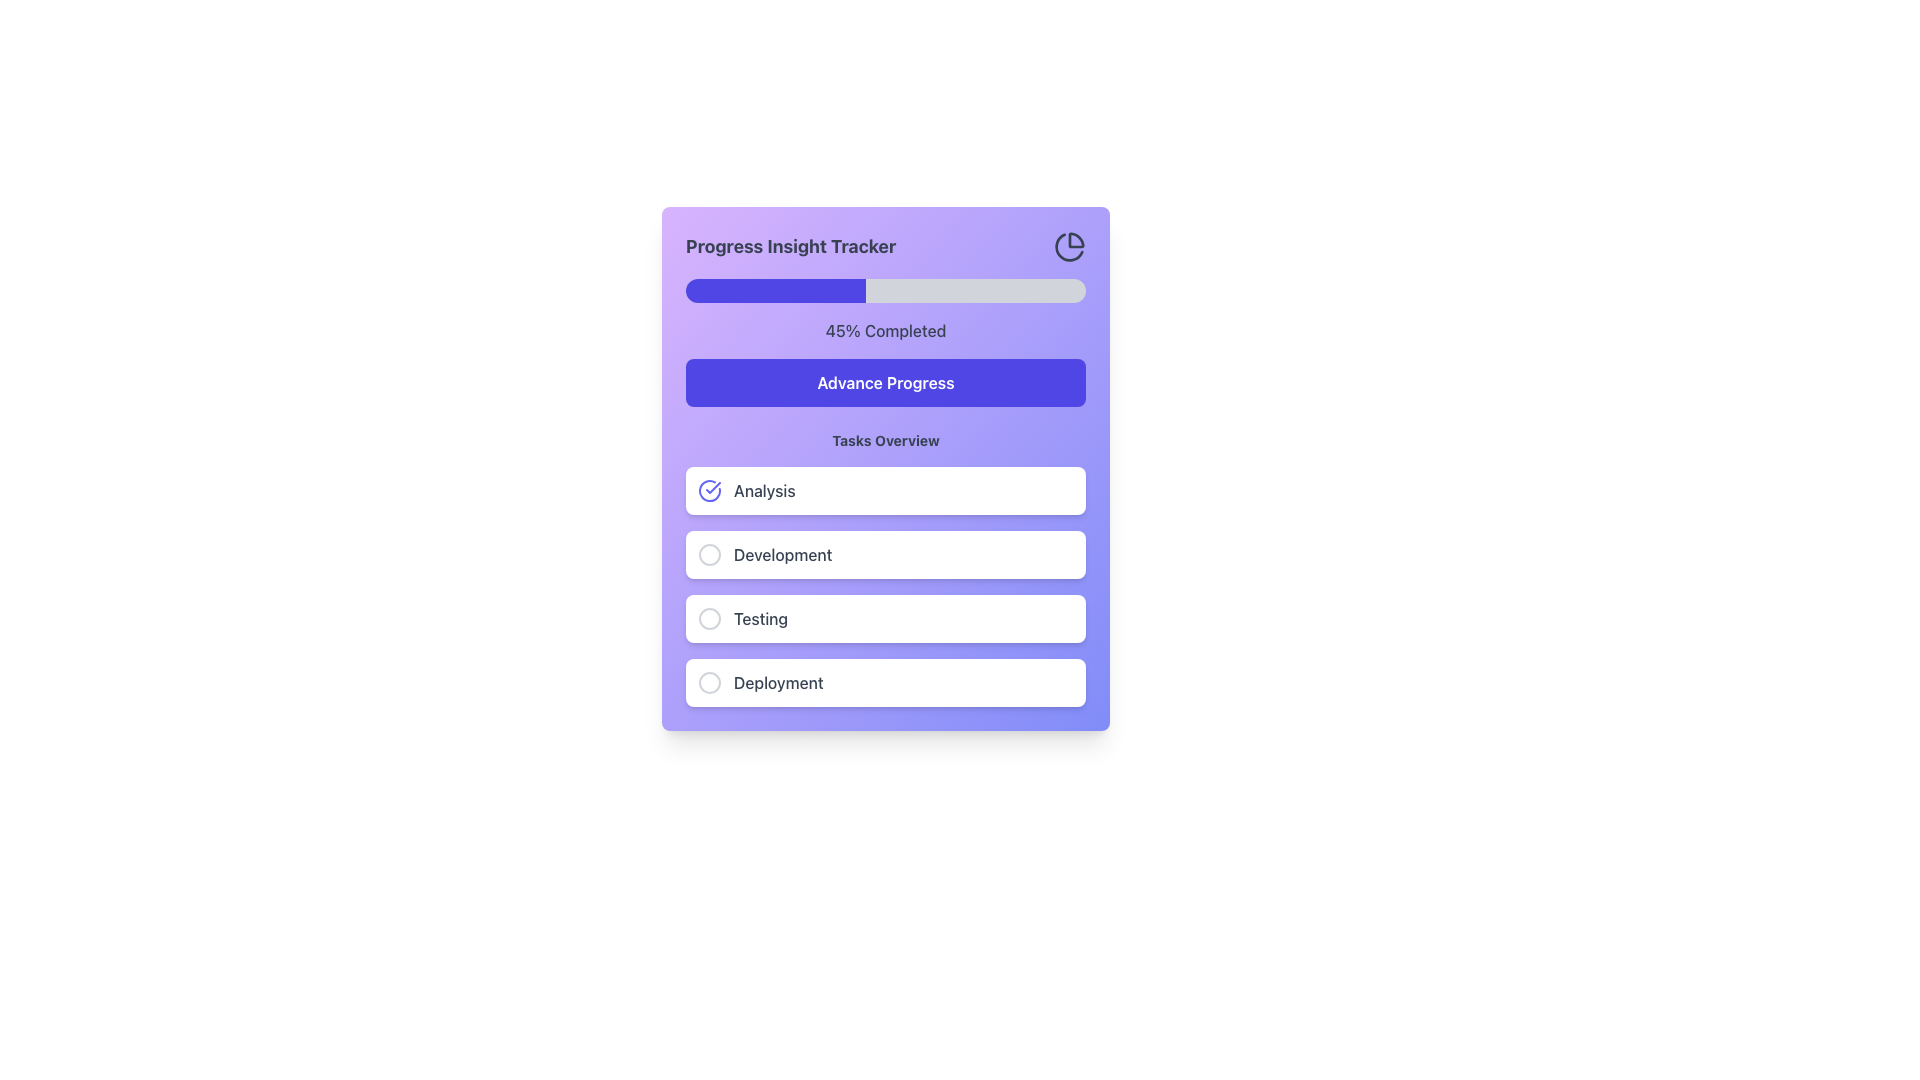 This screenshot has height=1080, width=1920. What do you see at coordinates (885, 245) in the screenshot?
I see `the header element labeled 'Progress Insight Tracker' with a pie chart icon on the right, located at the top-center of the card interface` at bounding box center [885, 245].